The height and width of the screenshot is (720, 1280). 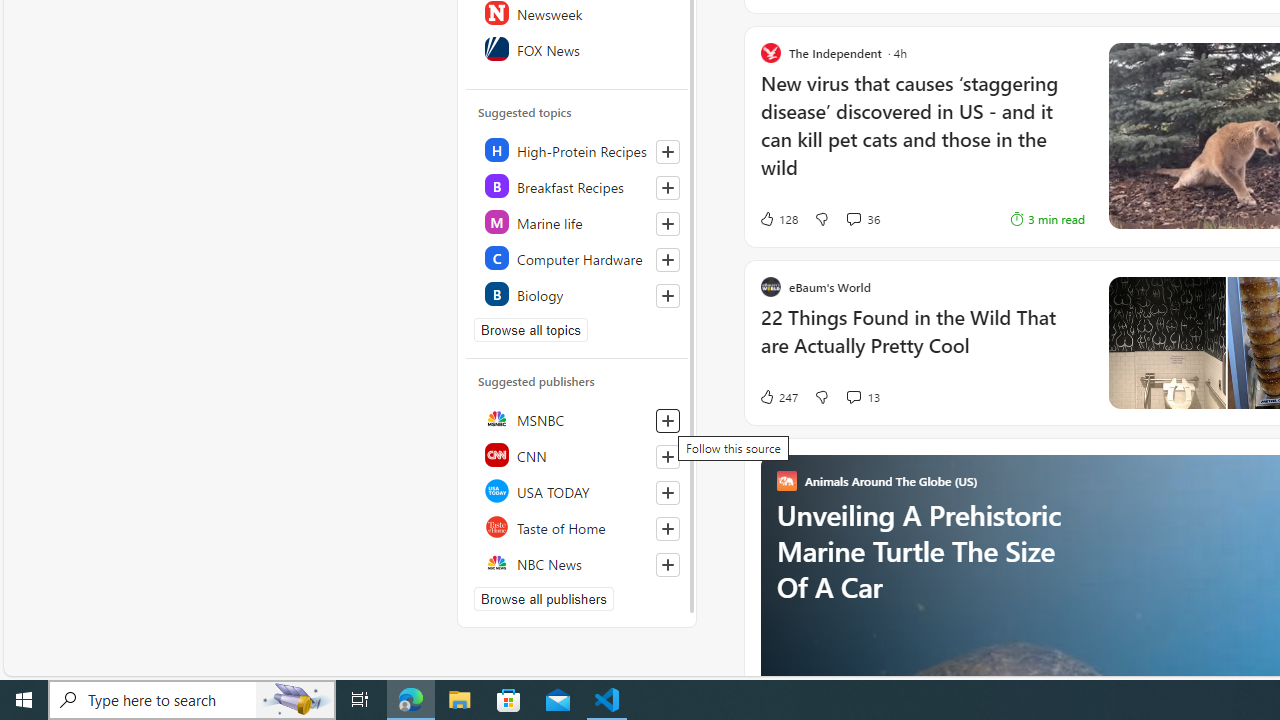 What do you see at coordinates (667, 295) in the screenshot?
I see `'Follow this topic'` at bounding box center [667, 295].